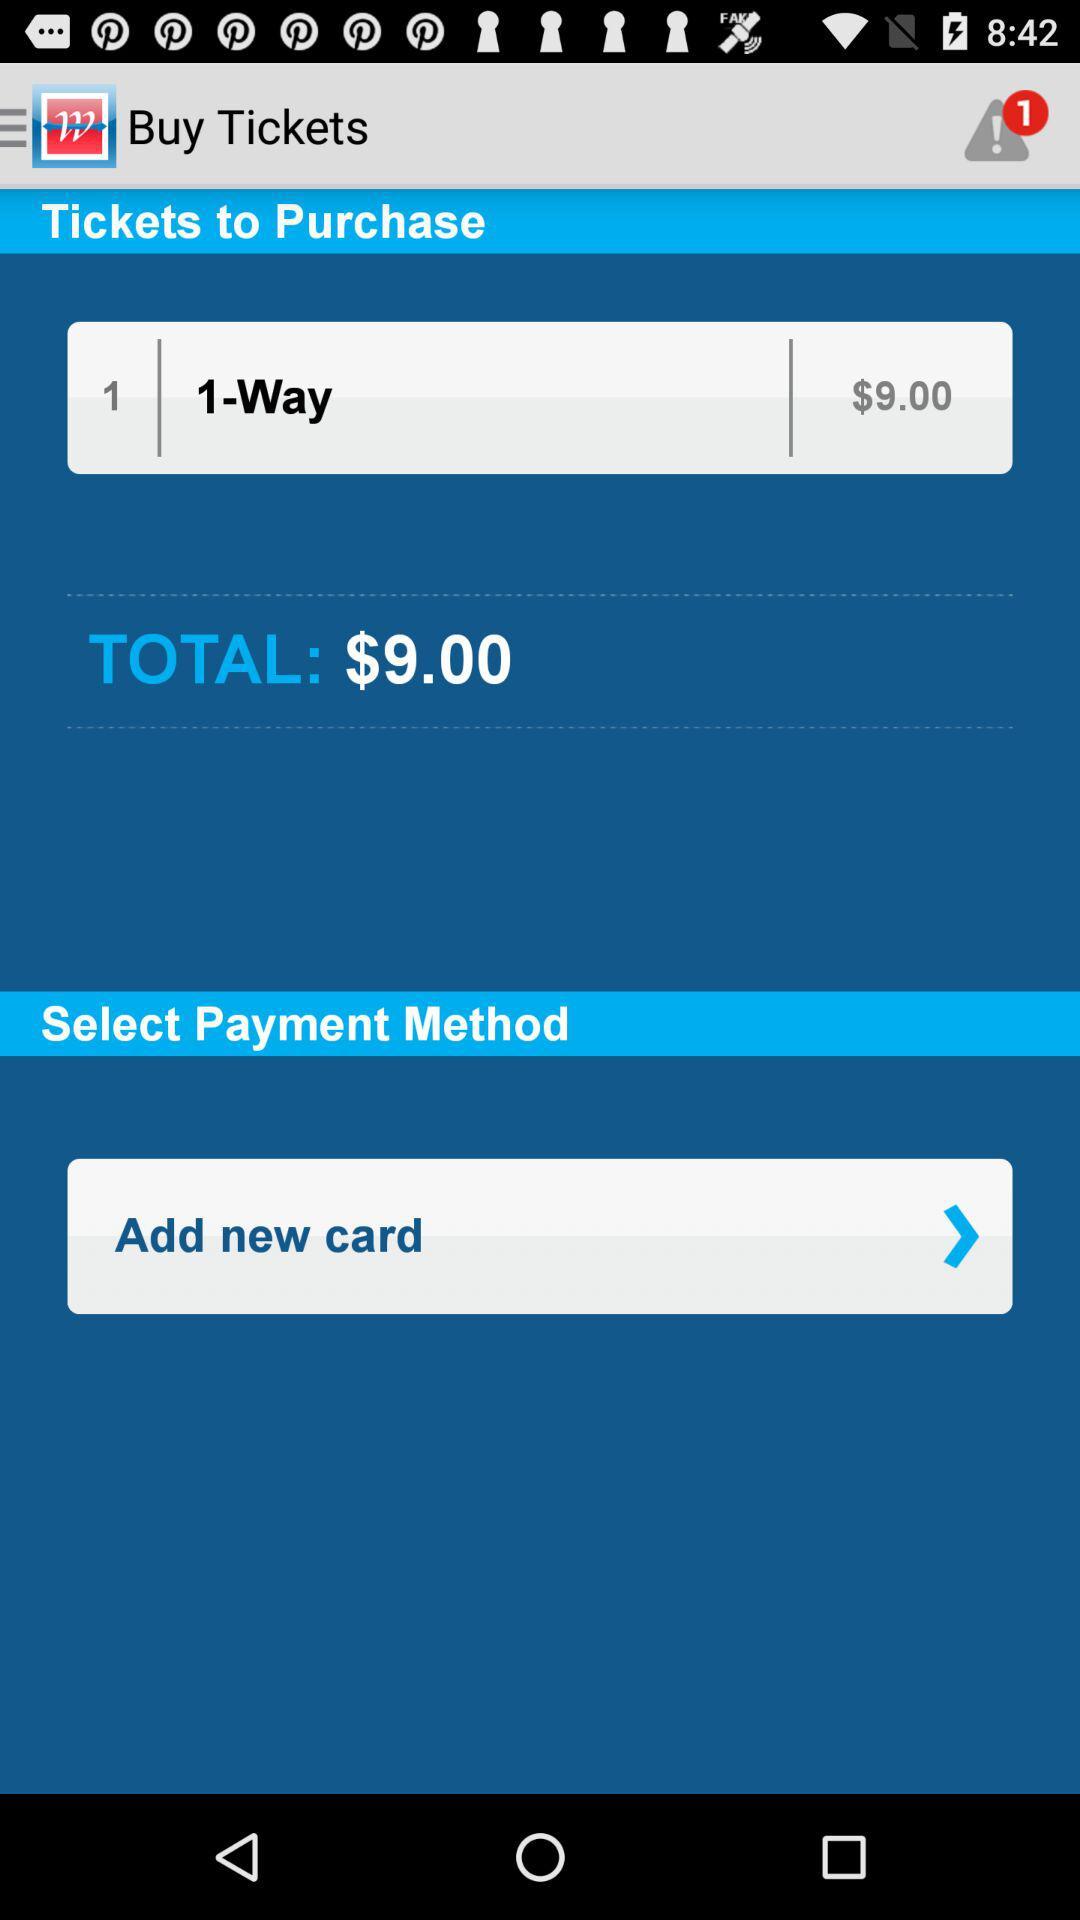 This screenshot has height=1920, width=1080. Describe the element at coordinates (540, 661) in the screenshot. I see `the total: $9.00 item` at that location.